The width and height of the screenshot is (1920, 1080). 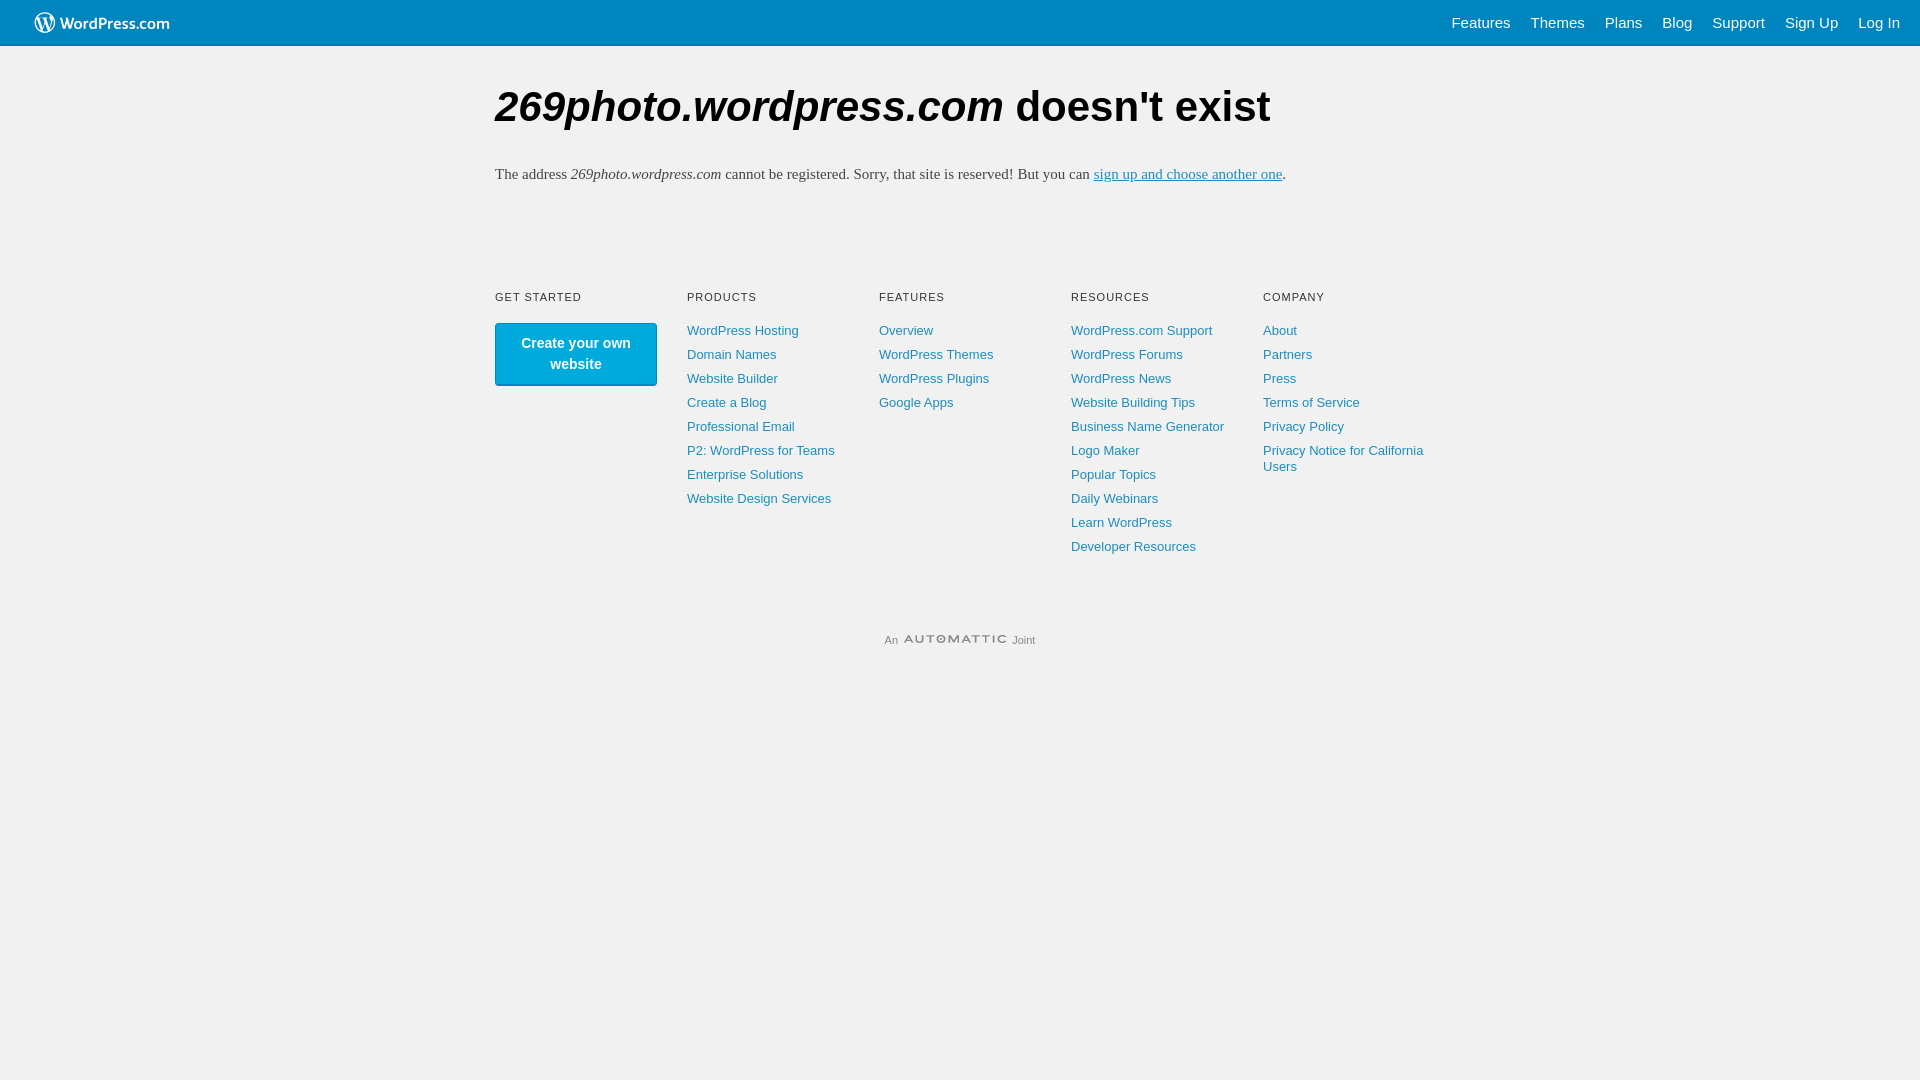 I want to click on 'Logo Maker', so click(x=1069, y=450).